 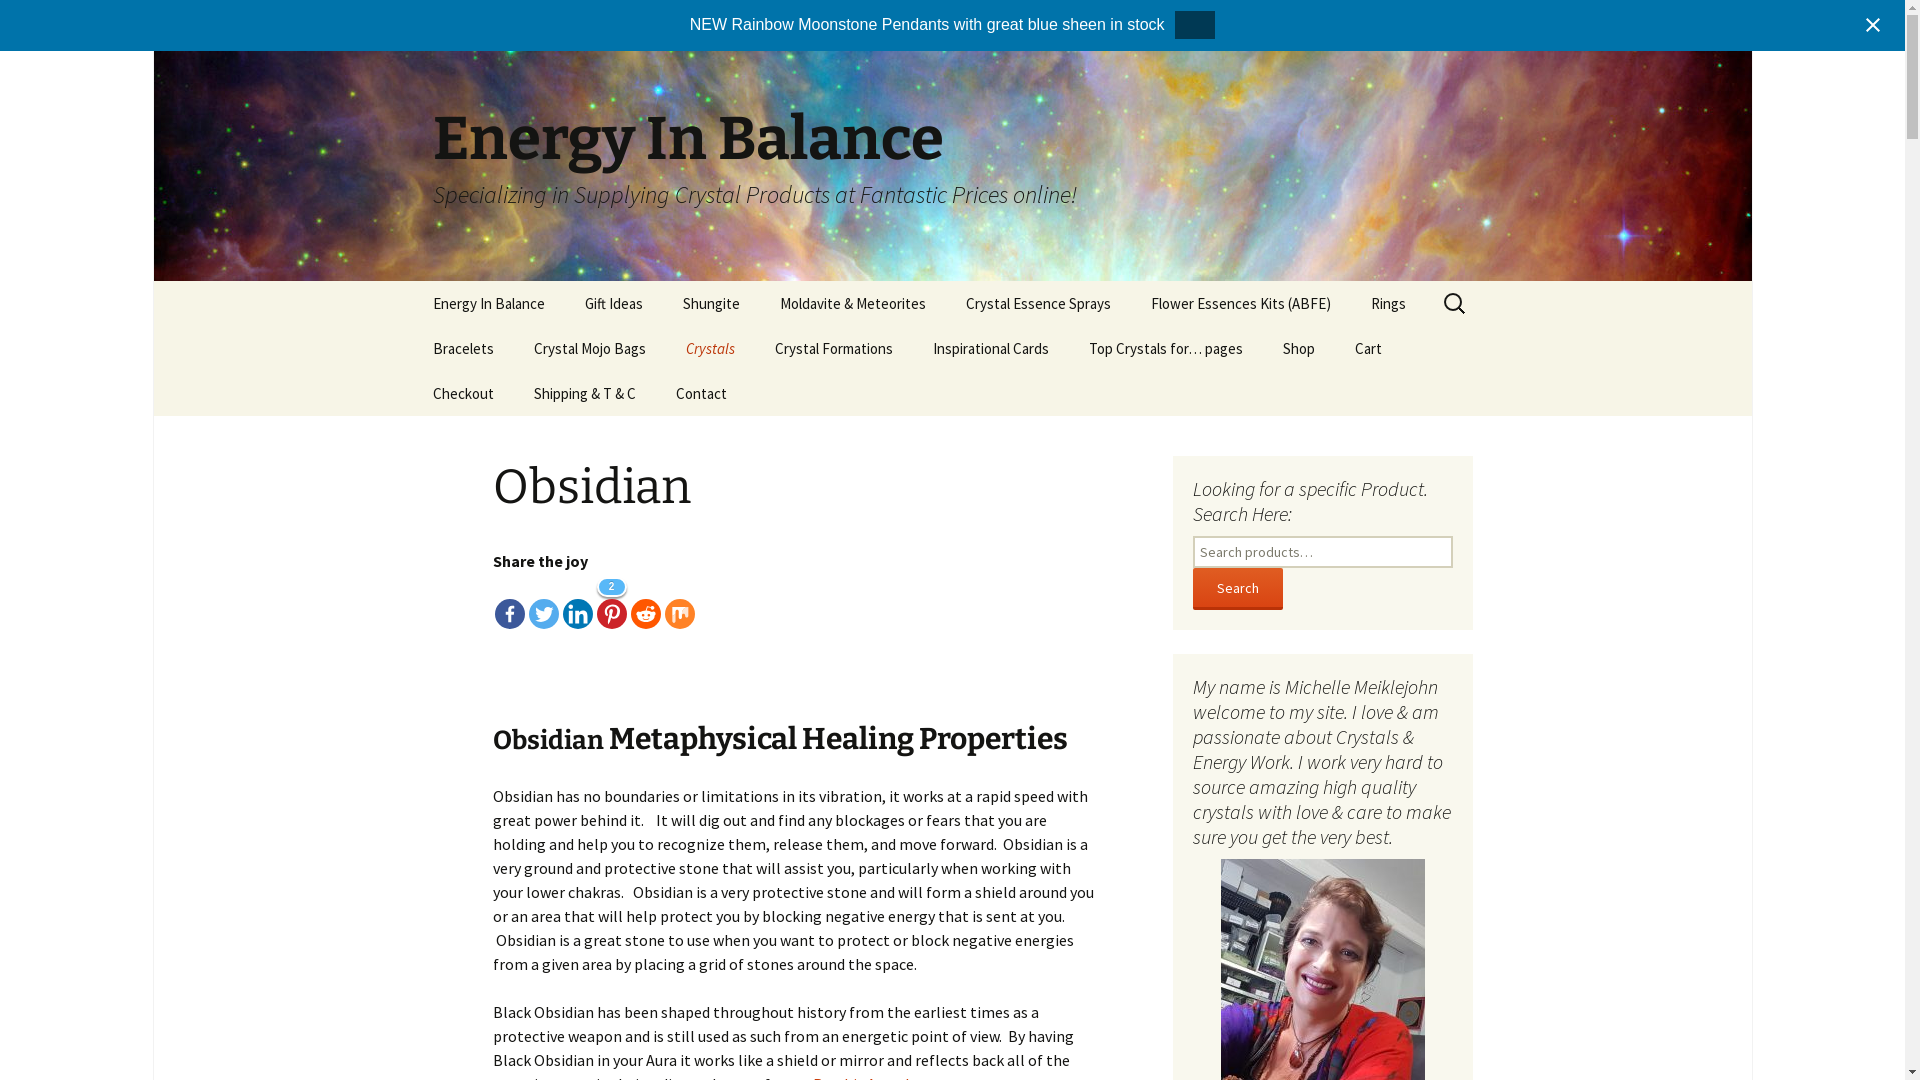 What do you see at coordinates (1236, 588) in the screenshot?
I see `'Search'` at bounding box center [1236, 588].